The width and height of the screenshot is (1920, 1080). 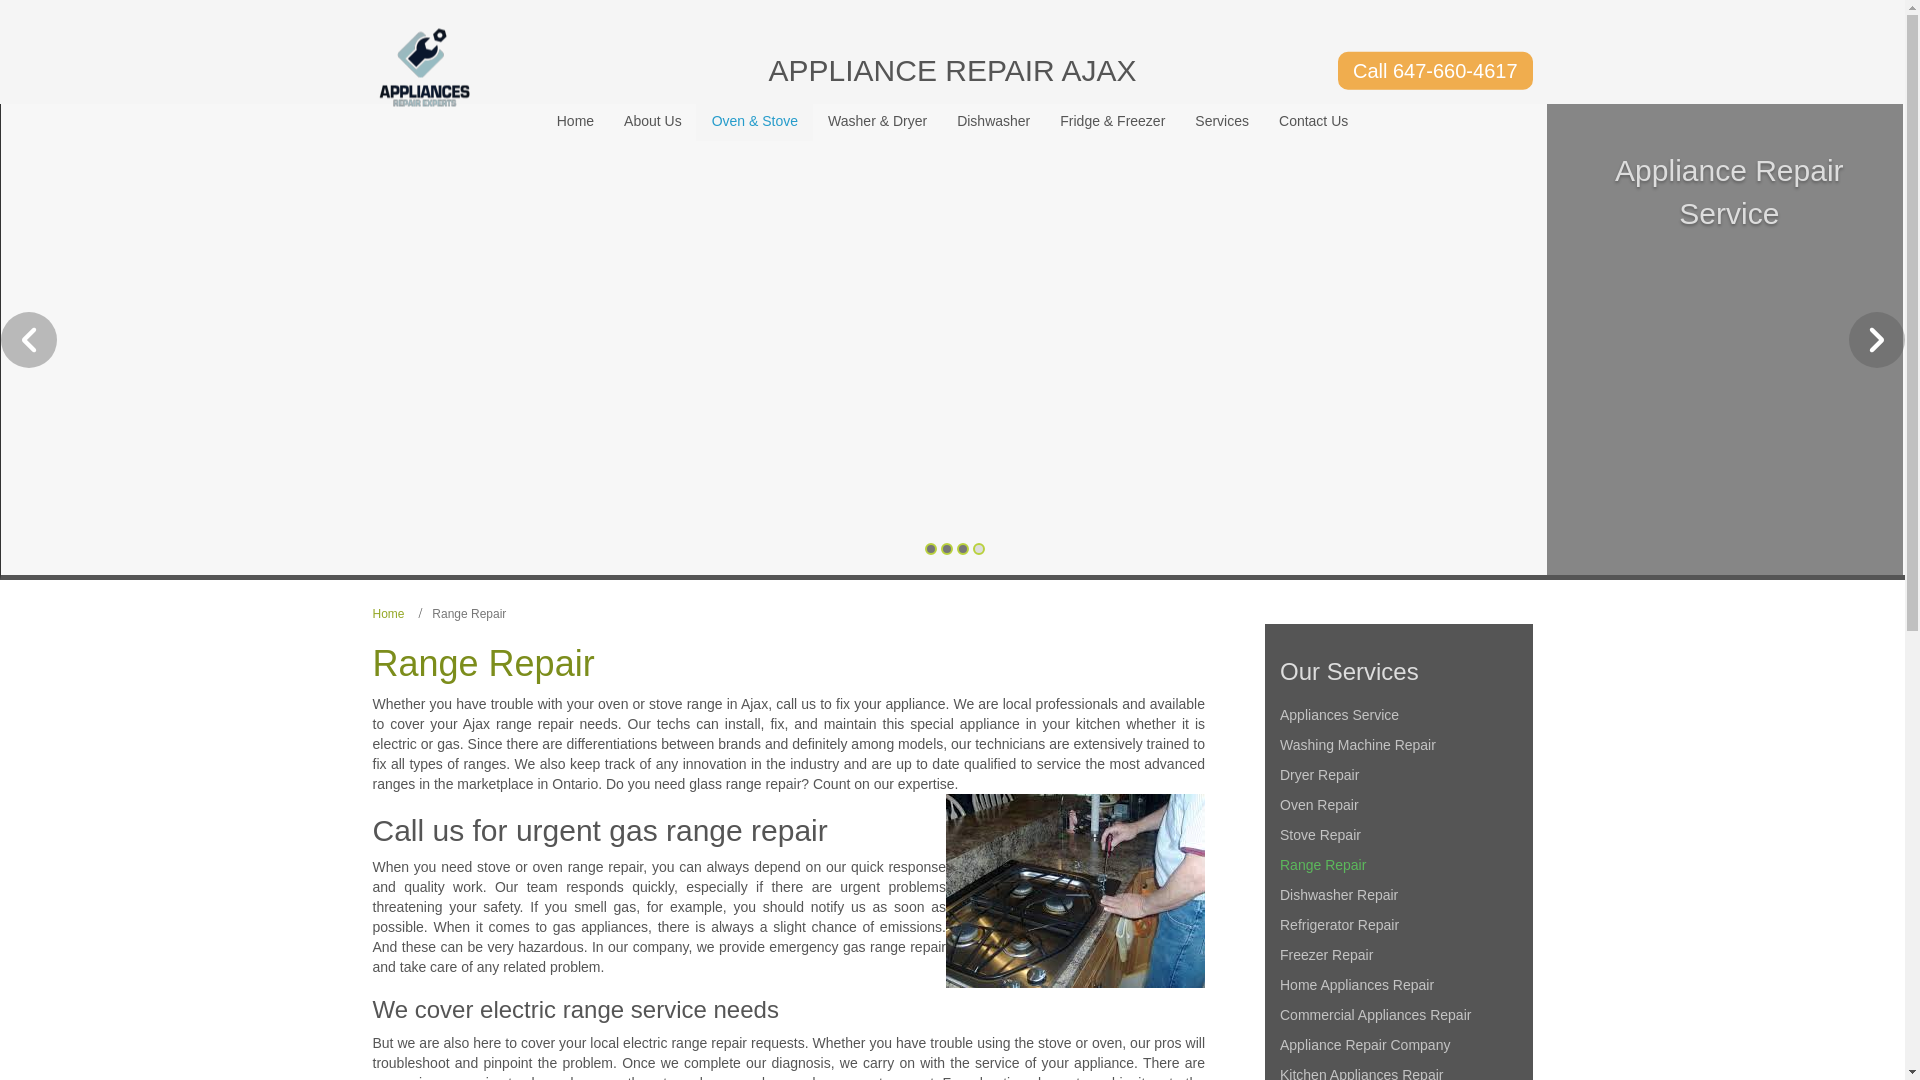 I want to click on 'Call 647-660-4617', so click(x=1434, y=69).